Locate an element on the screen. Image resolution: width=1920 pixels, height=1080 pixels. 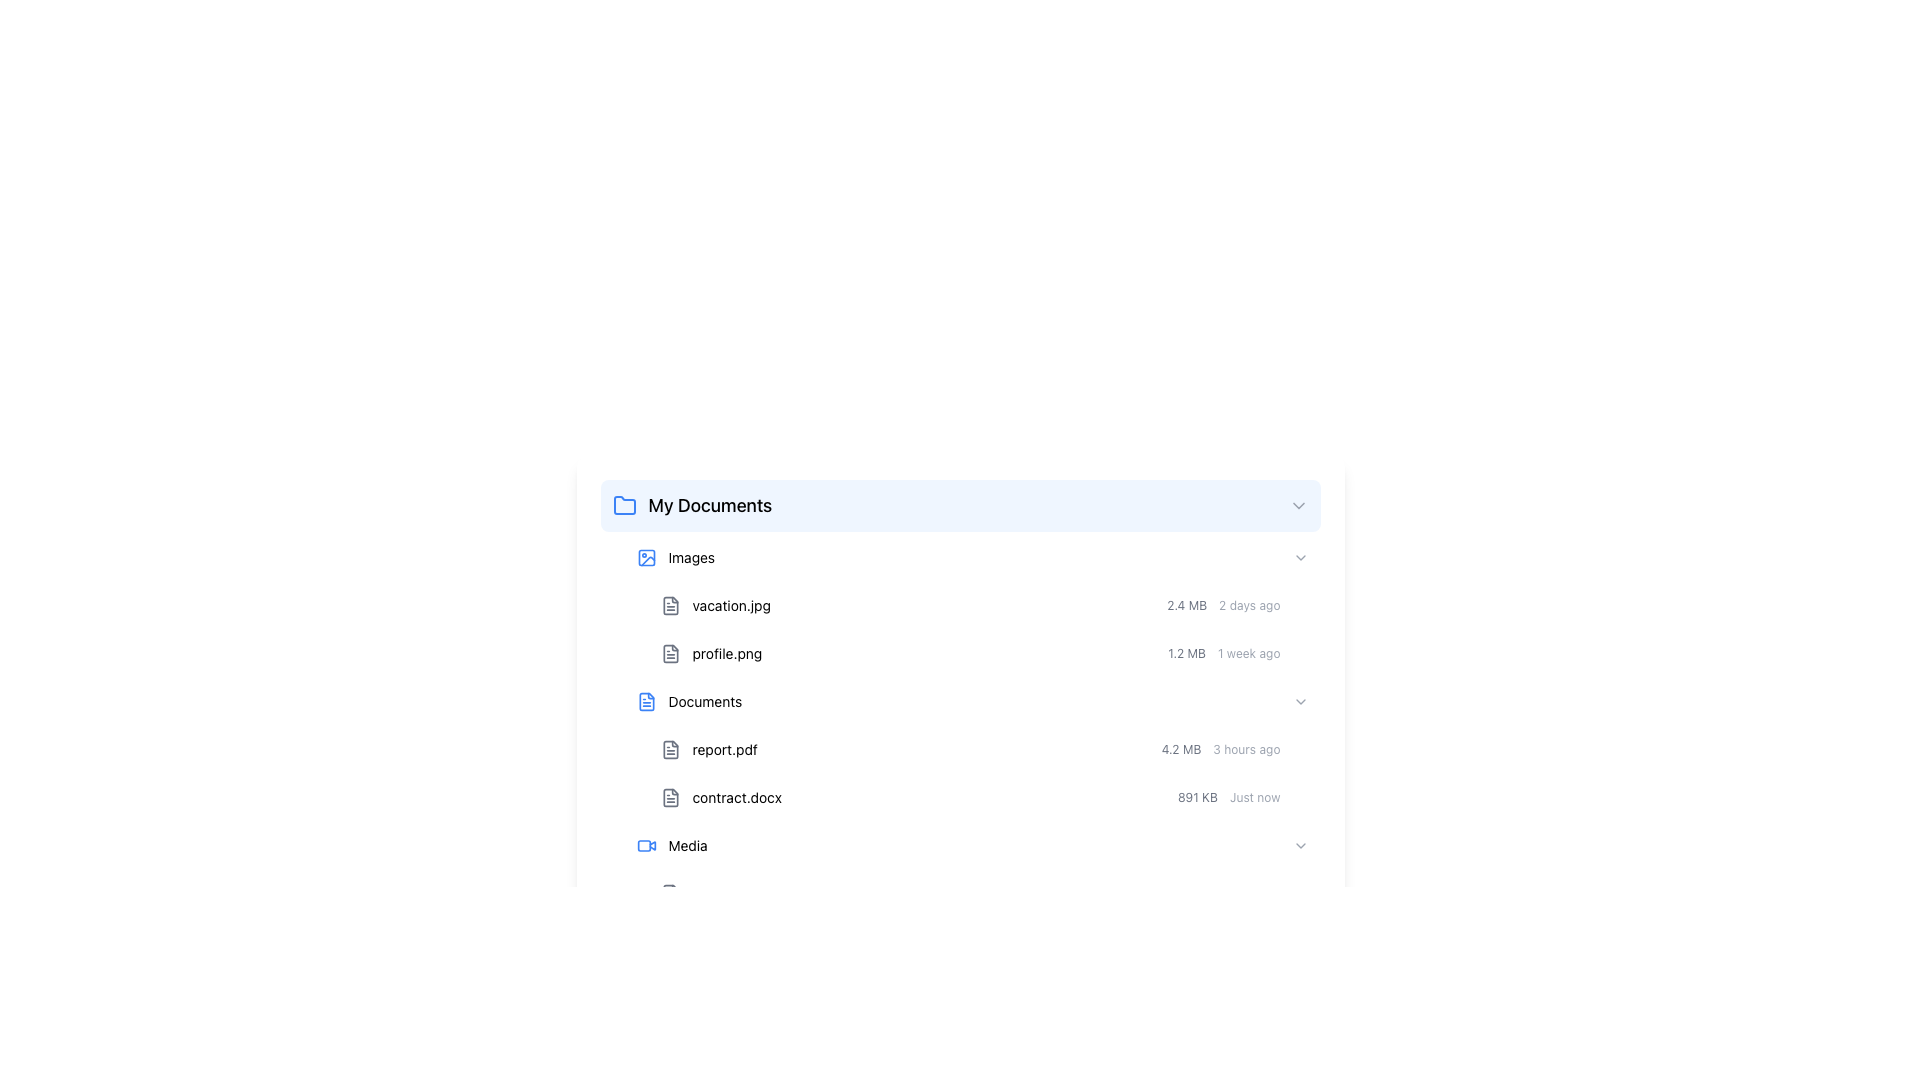
the 'Media' element, which features a blue video camera icon alongside the text 'Media', located at the bottom of the 'My Documents' section is located at coordinates (672, 845).